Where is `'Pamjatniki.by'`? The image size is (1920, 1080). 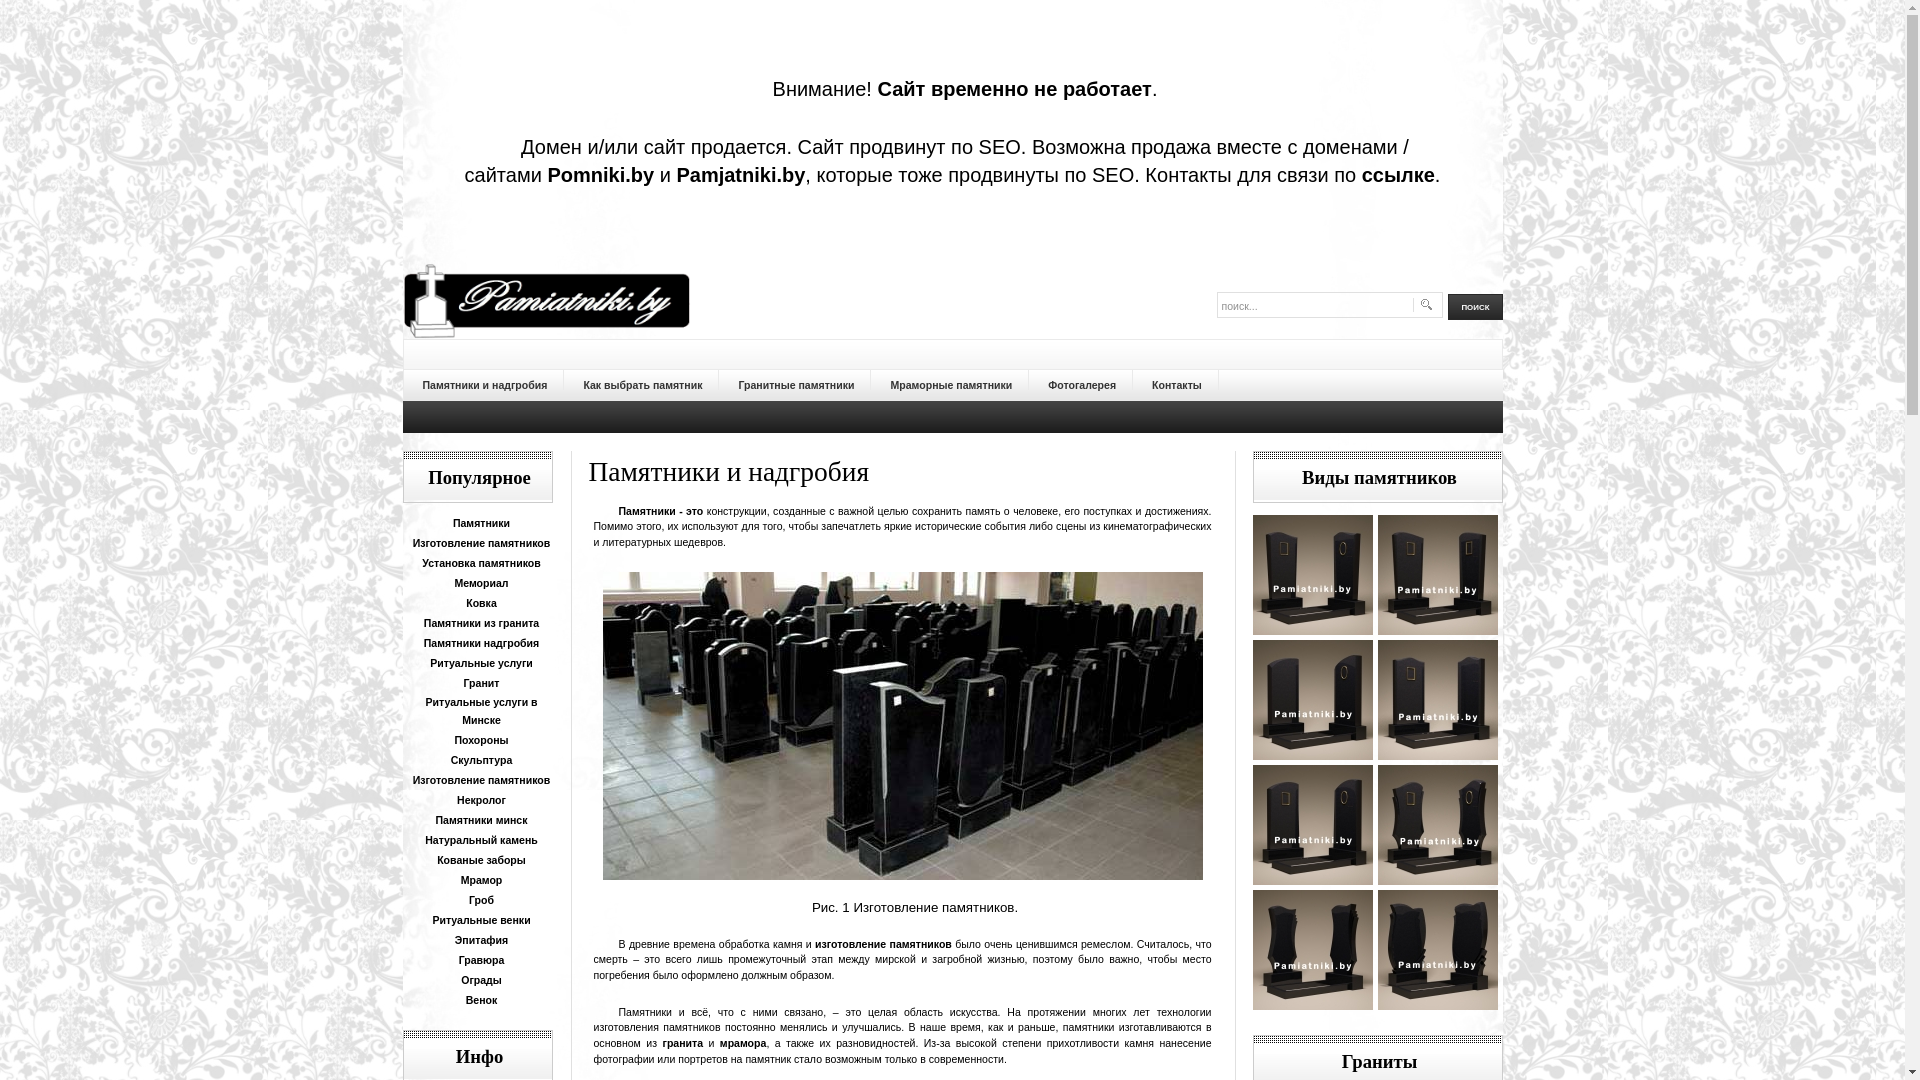
'Pamjatniki.by' is located at coordinates (739, 173).